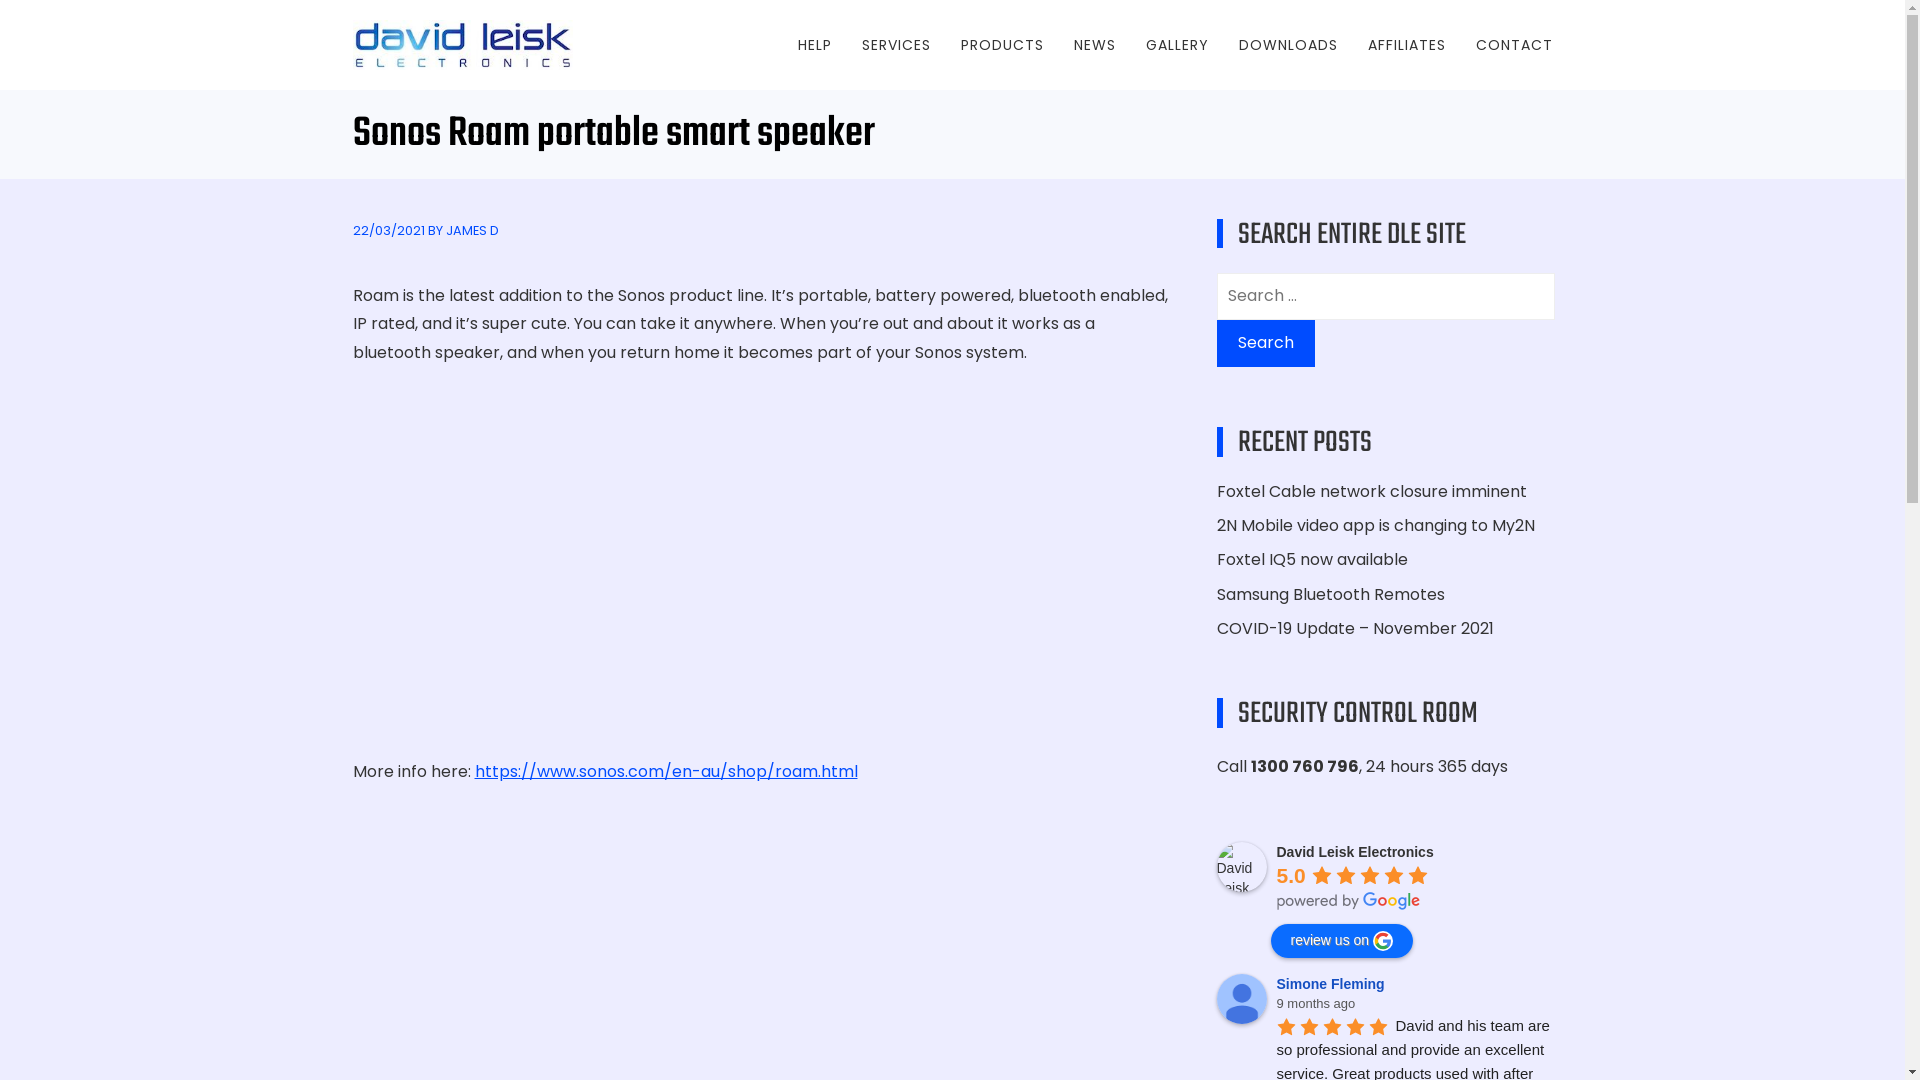  Describe the element at coordinates (1370, 491) in the screenshot. I see `'Foxtel Cable network closure imminent'` at that location.